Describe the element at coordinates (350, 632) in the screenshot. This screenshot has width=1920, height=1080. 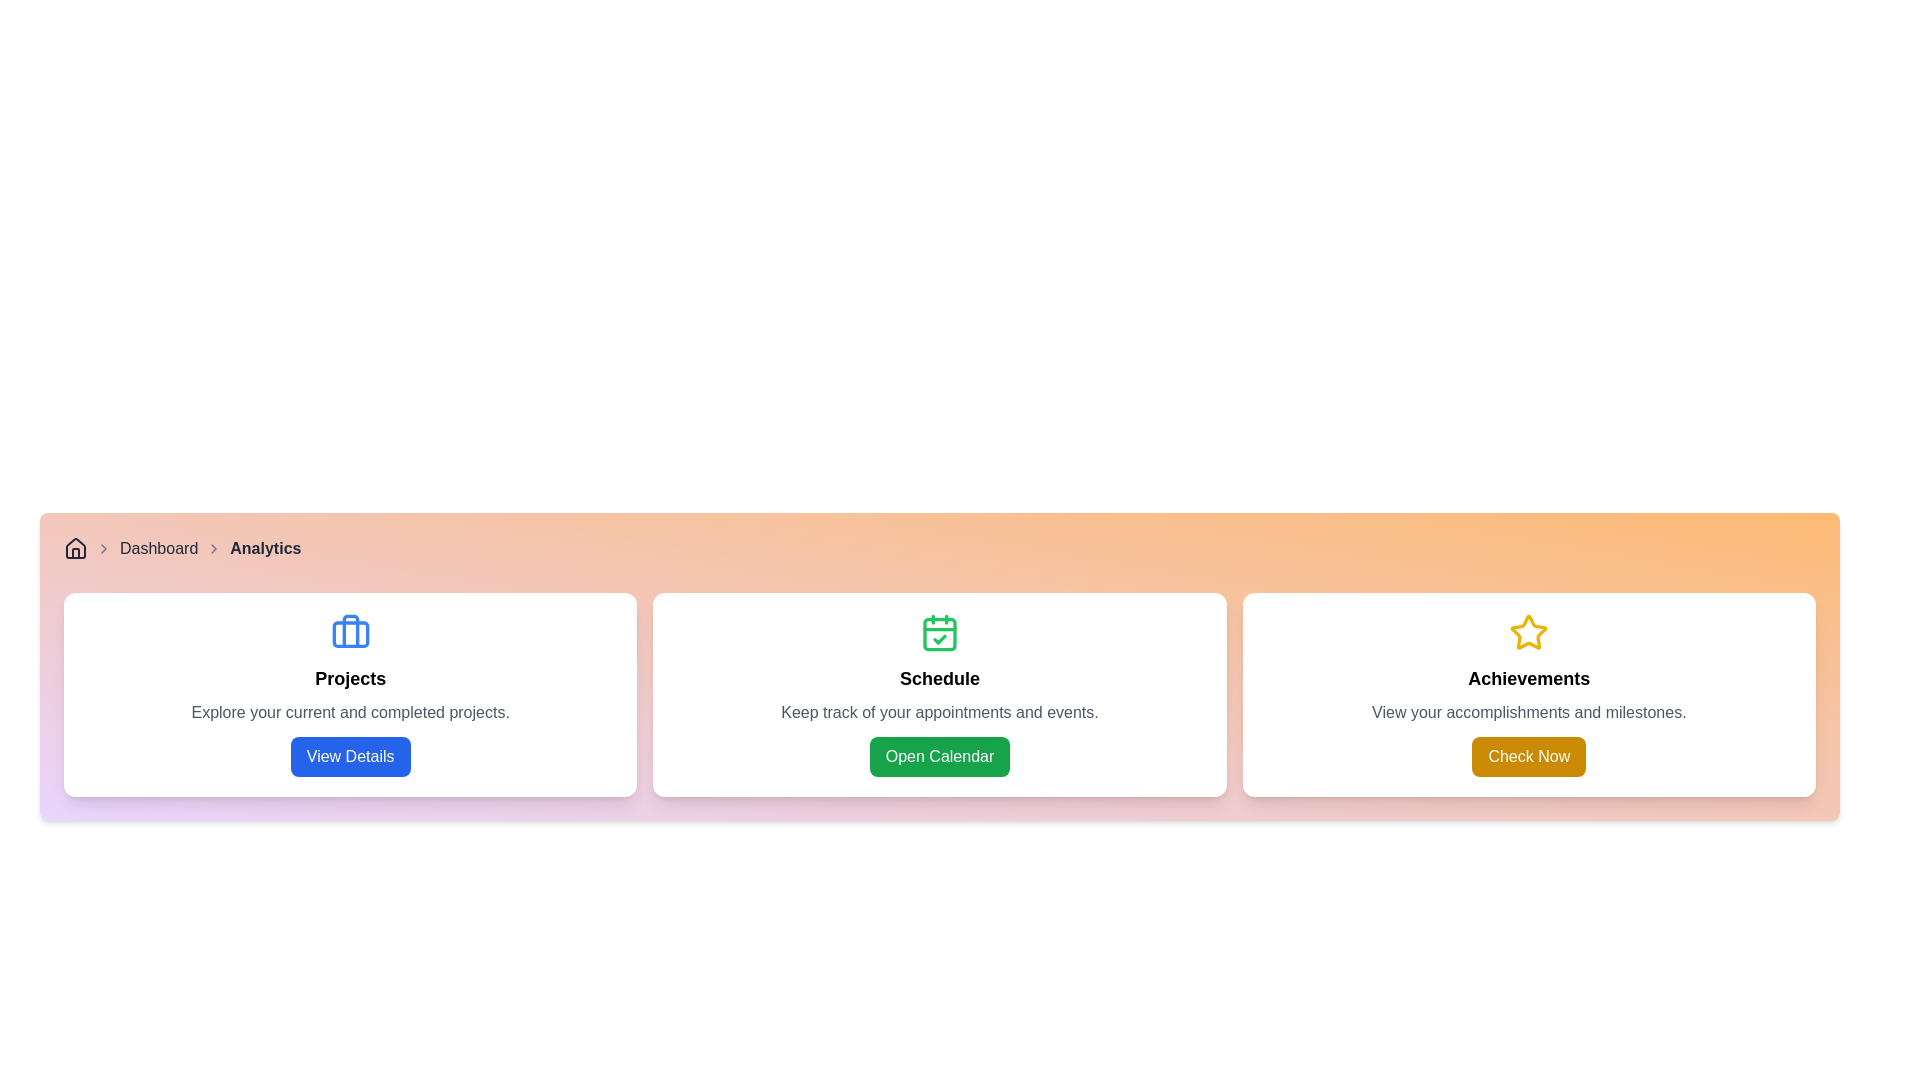
I see `the blue briefcase icon located in the 'Projects' card, positioned above the text 'Projects'` at that location.